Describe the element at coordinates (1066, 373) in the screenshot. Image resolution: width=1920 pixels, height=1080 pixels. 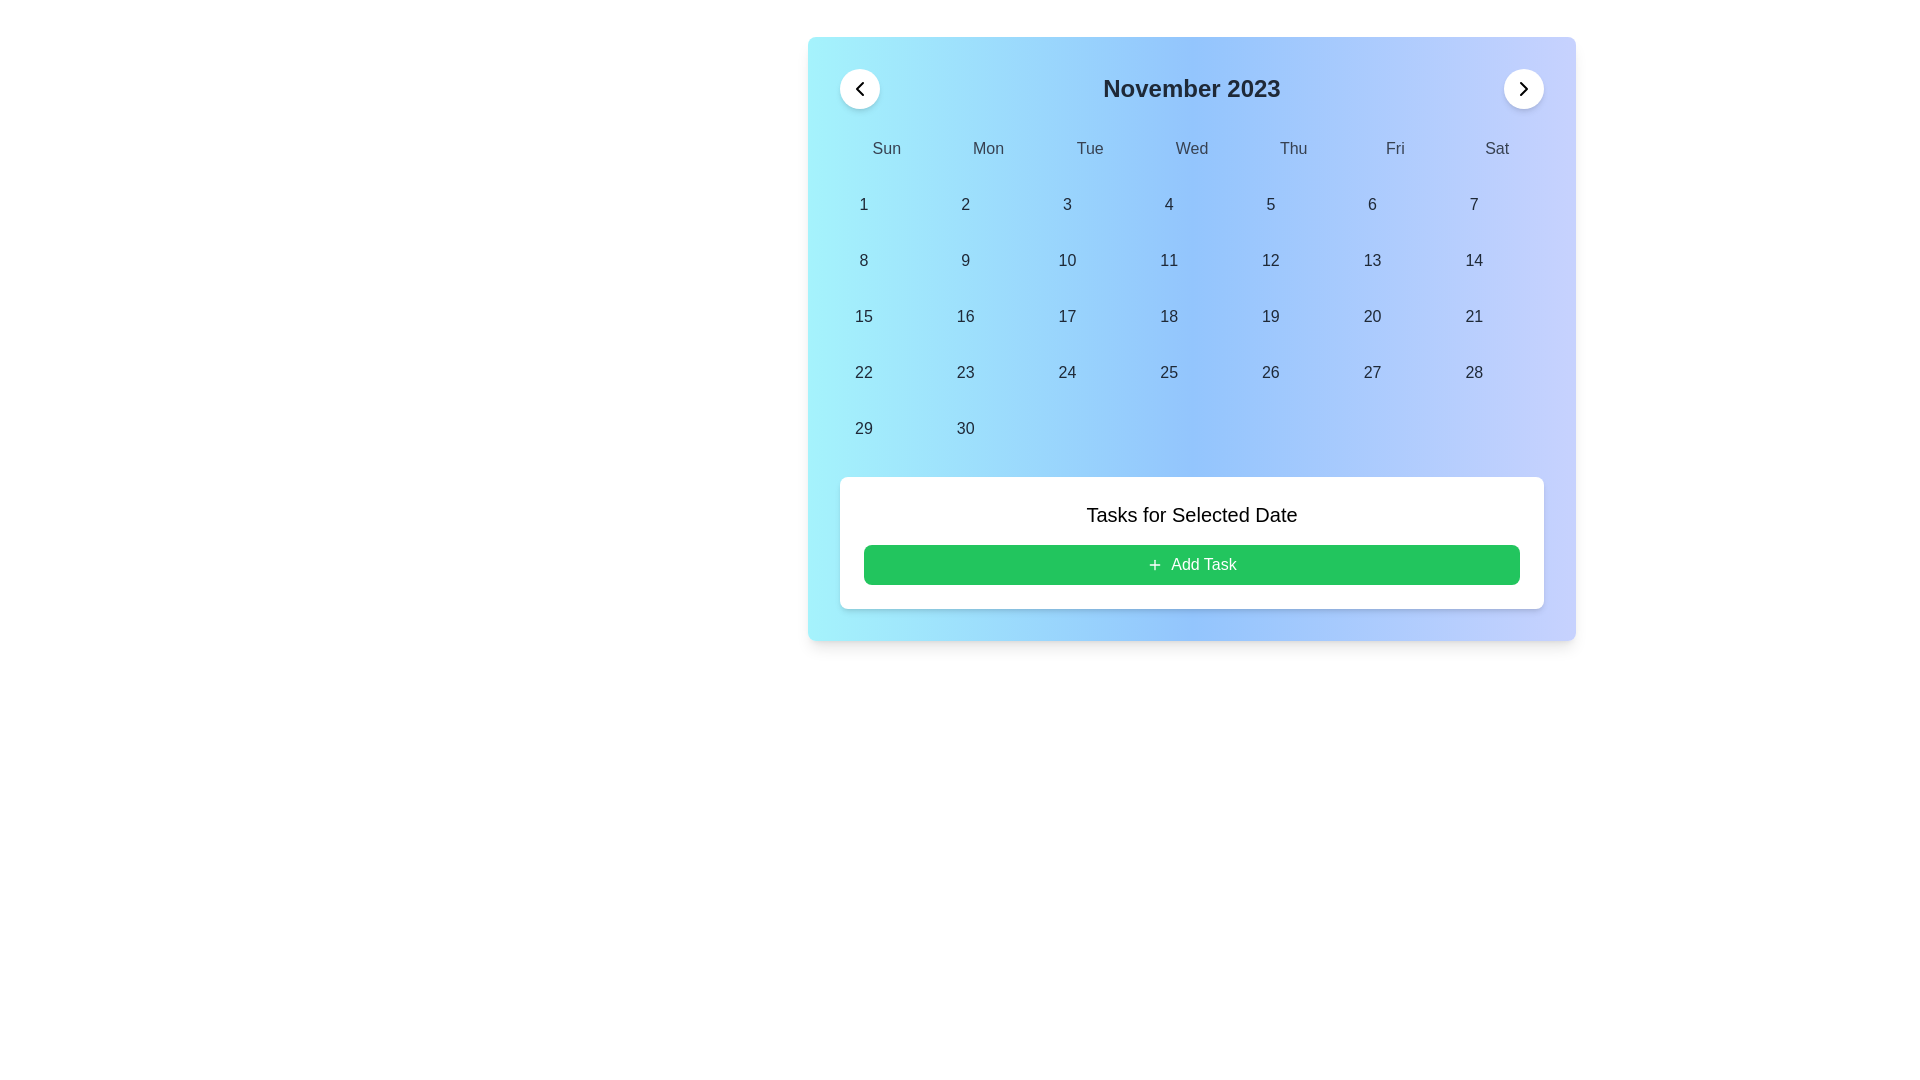
I see `the button in the calendar grid that selects the date '24'` at that location.